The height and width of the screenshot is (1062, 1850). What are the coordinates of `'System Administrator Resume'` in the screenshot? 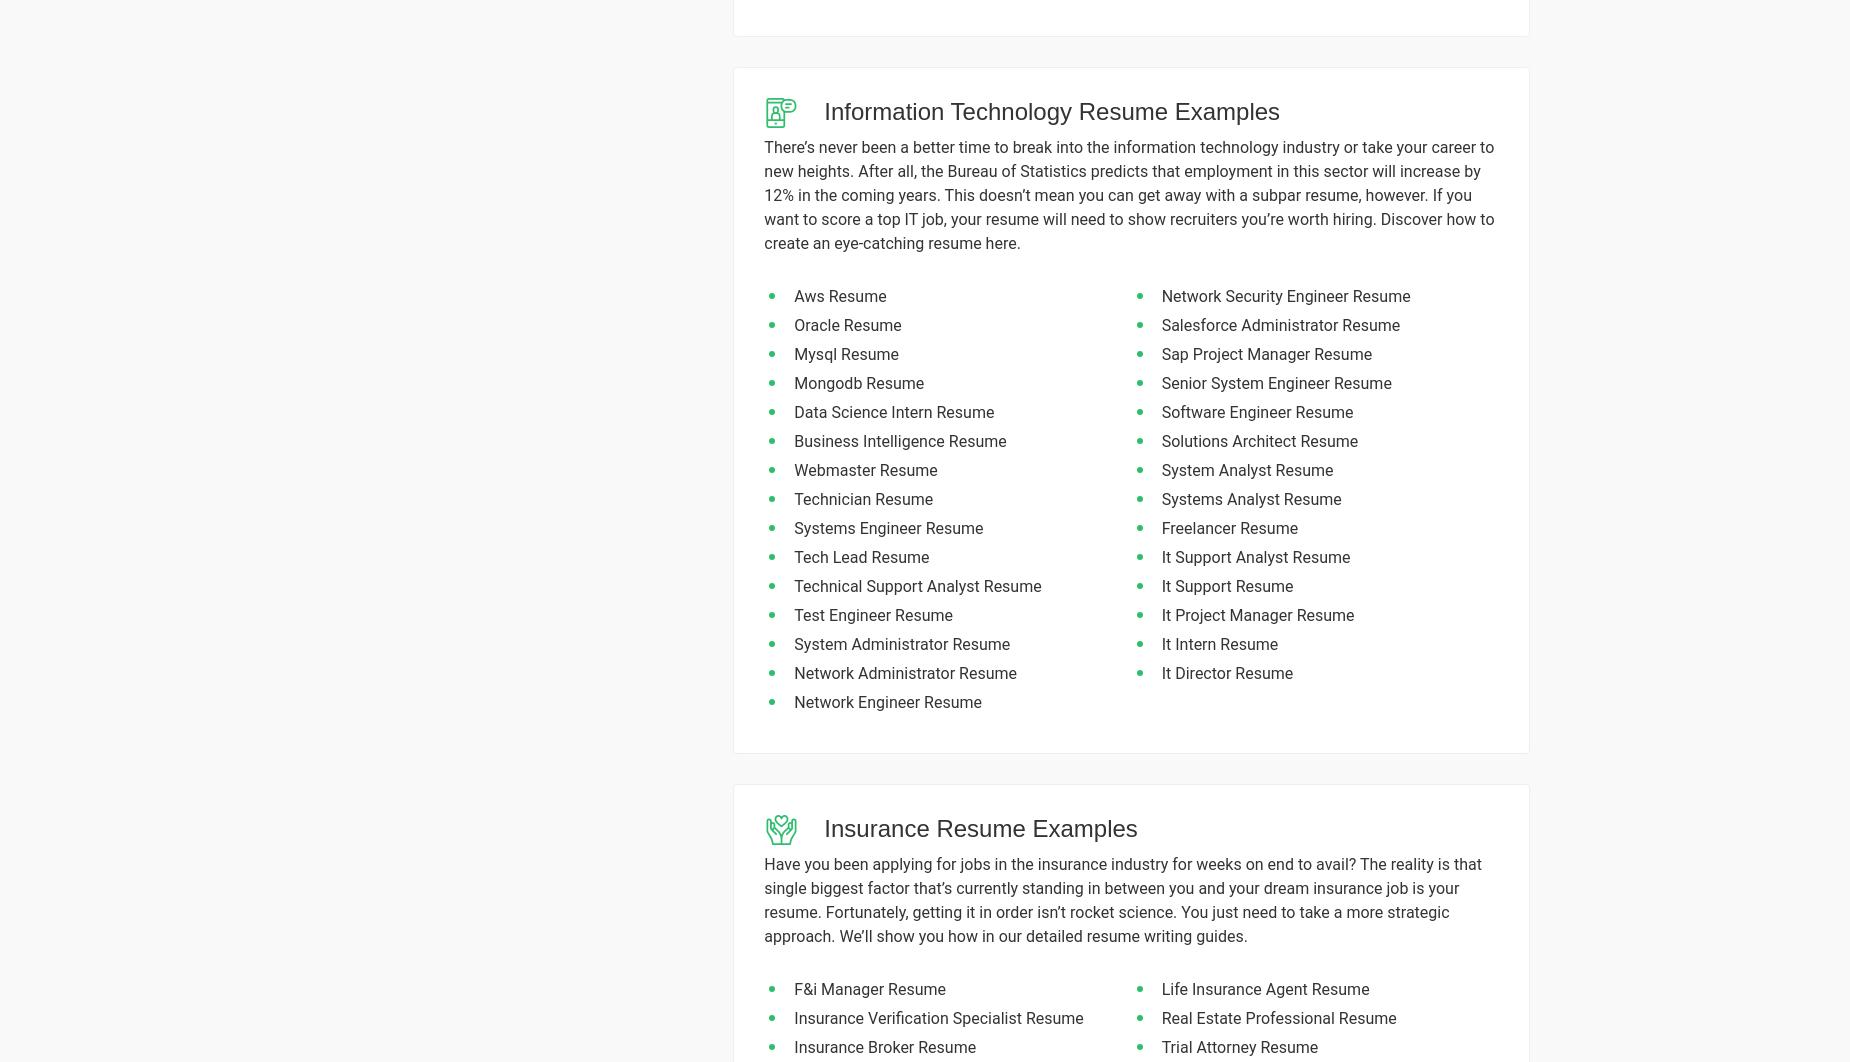 It's located at (902, 644).